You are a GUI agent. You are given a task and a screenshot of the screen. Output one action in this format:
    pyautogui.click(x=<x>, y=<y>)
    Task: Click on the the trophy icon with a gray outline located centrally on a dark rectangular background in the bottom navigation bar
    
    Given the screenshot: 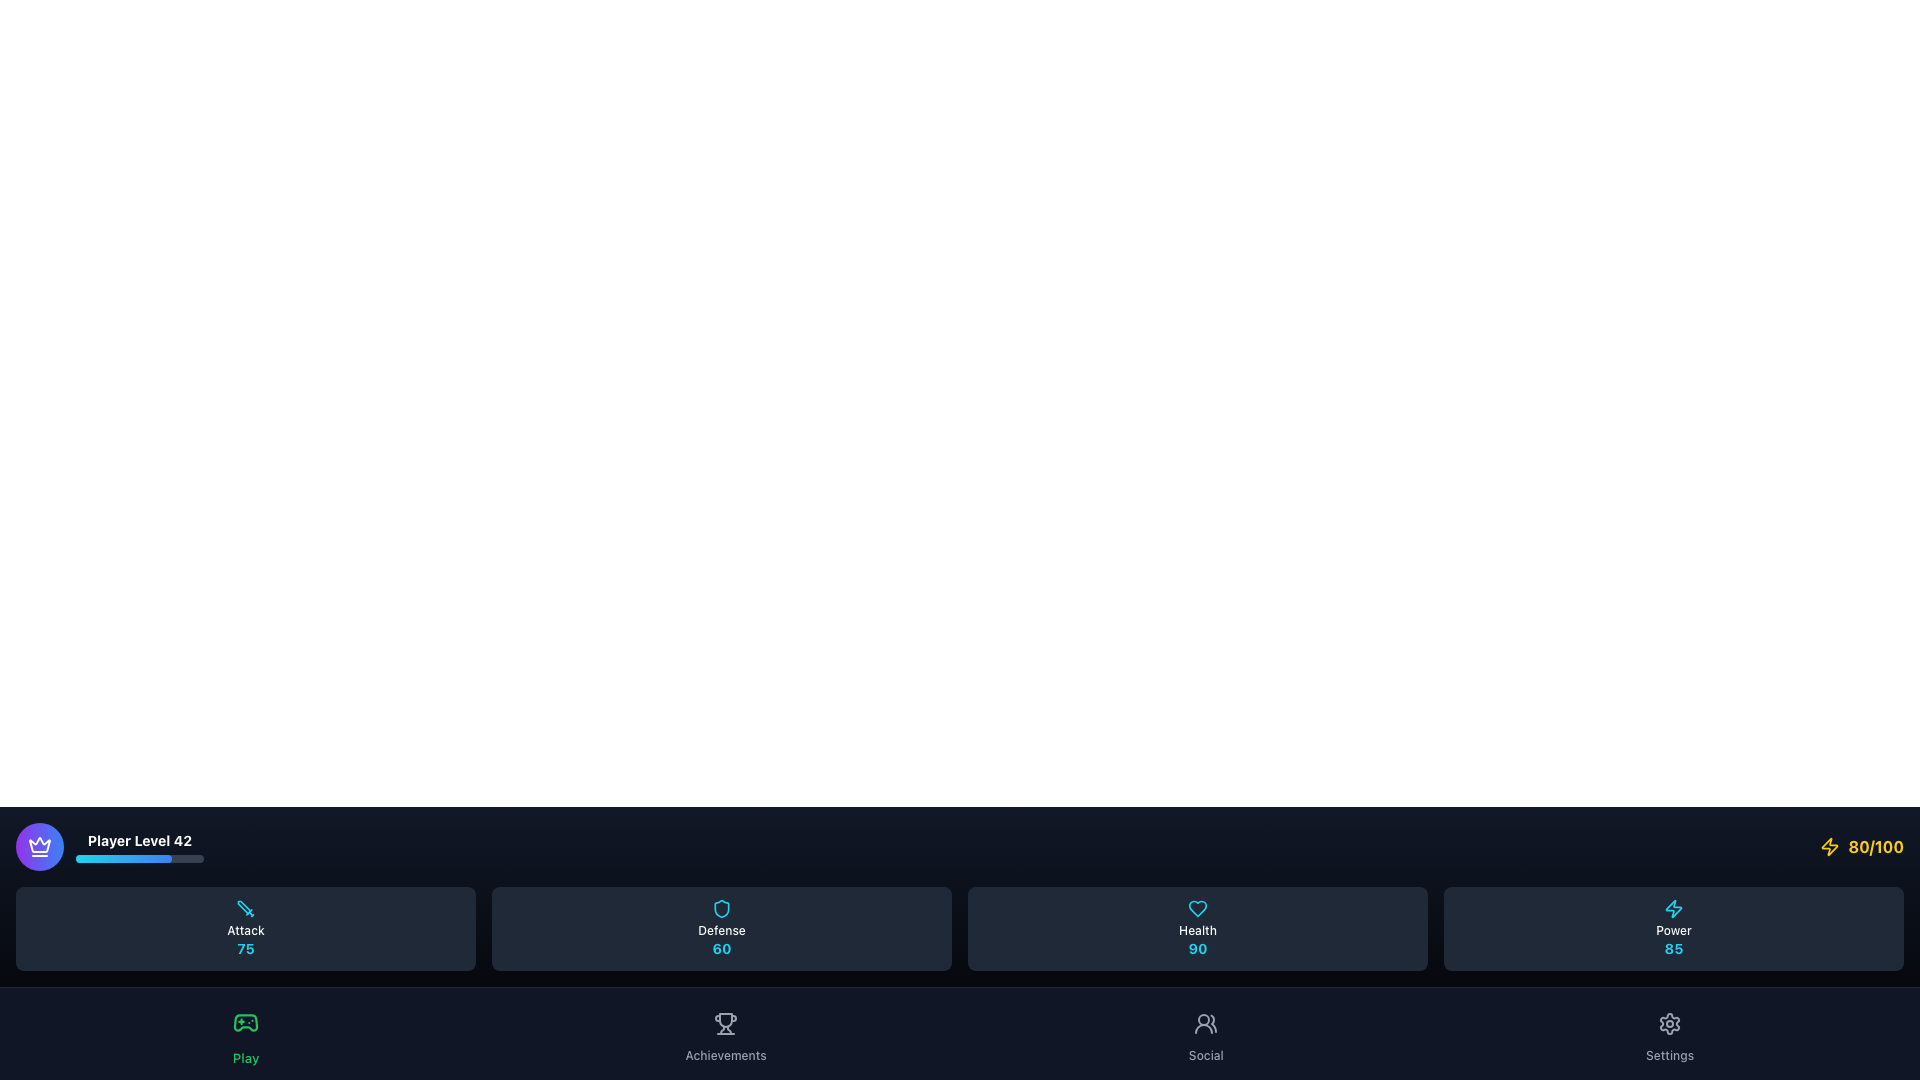 What is the action you would take?
    pyautogui.click(x=725, y=1023)
    